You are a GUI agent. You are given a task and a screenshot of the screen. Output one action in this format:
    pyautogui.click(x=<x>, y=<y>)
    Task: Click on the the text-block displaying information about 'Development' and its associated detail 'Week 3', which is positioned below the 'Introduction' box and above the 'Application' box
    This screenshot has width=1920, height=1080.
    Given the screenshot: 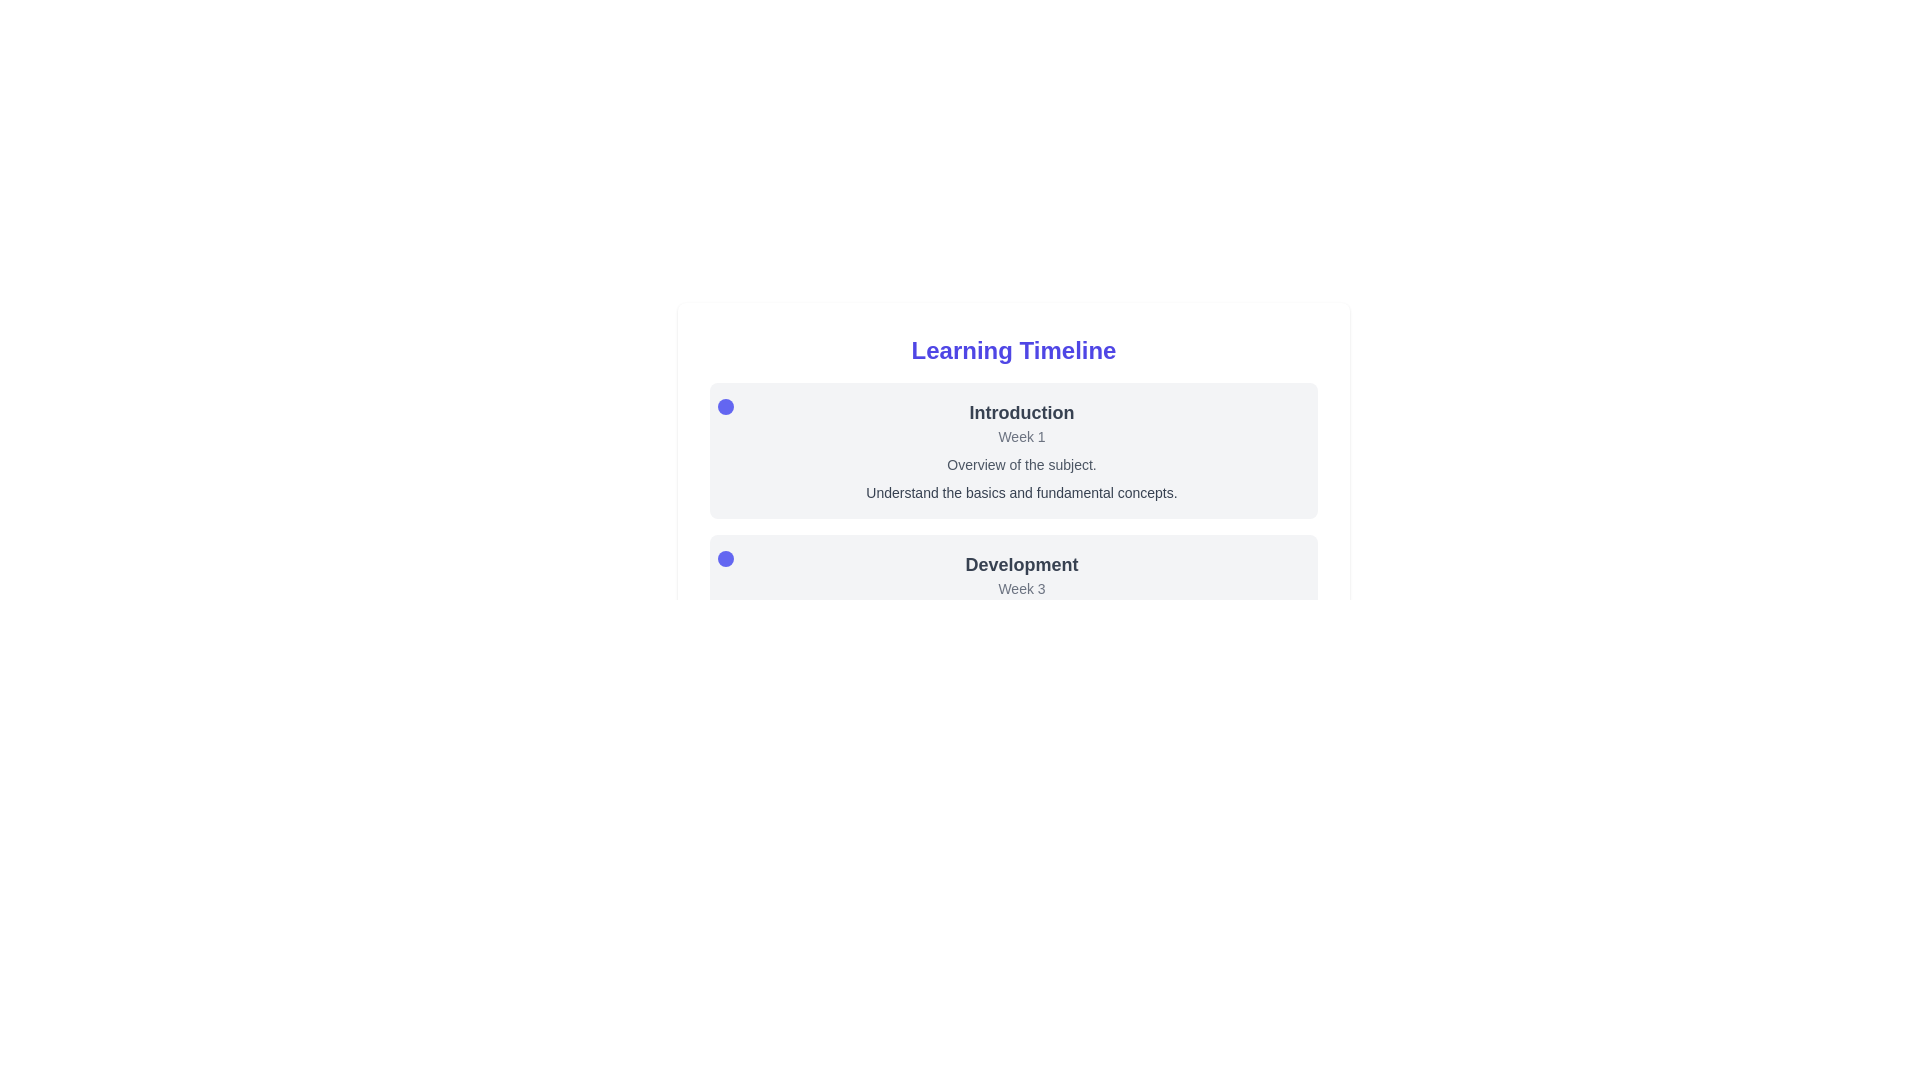 What is the action you would take?
    pyautogui.click(x=1013, y=601)
    